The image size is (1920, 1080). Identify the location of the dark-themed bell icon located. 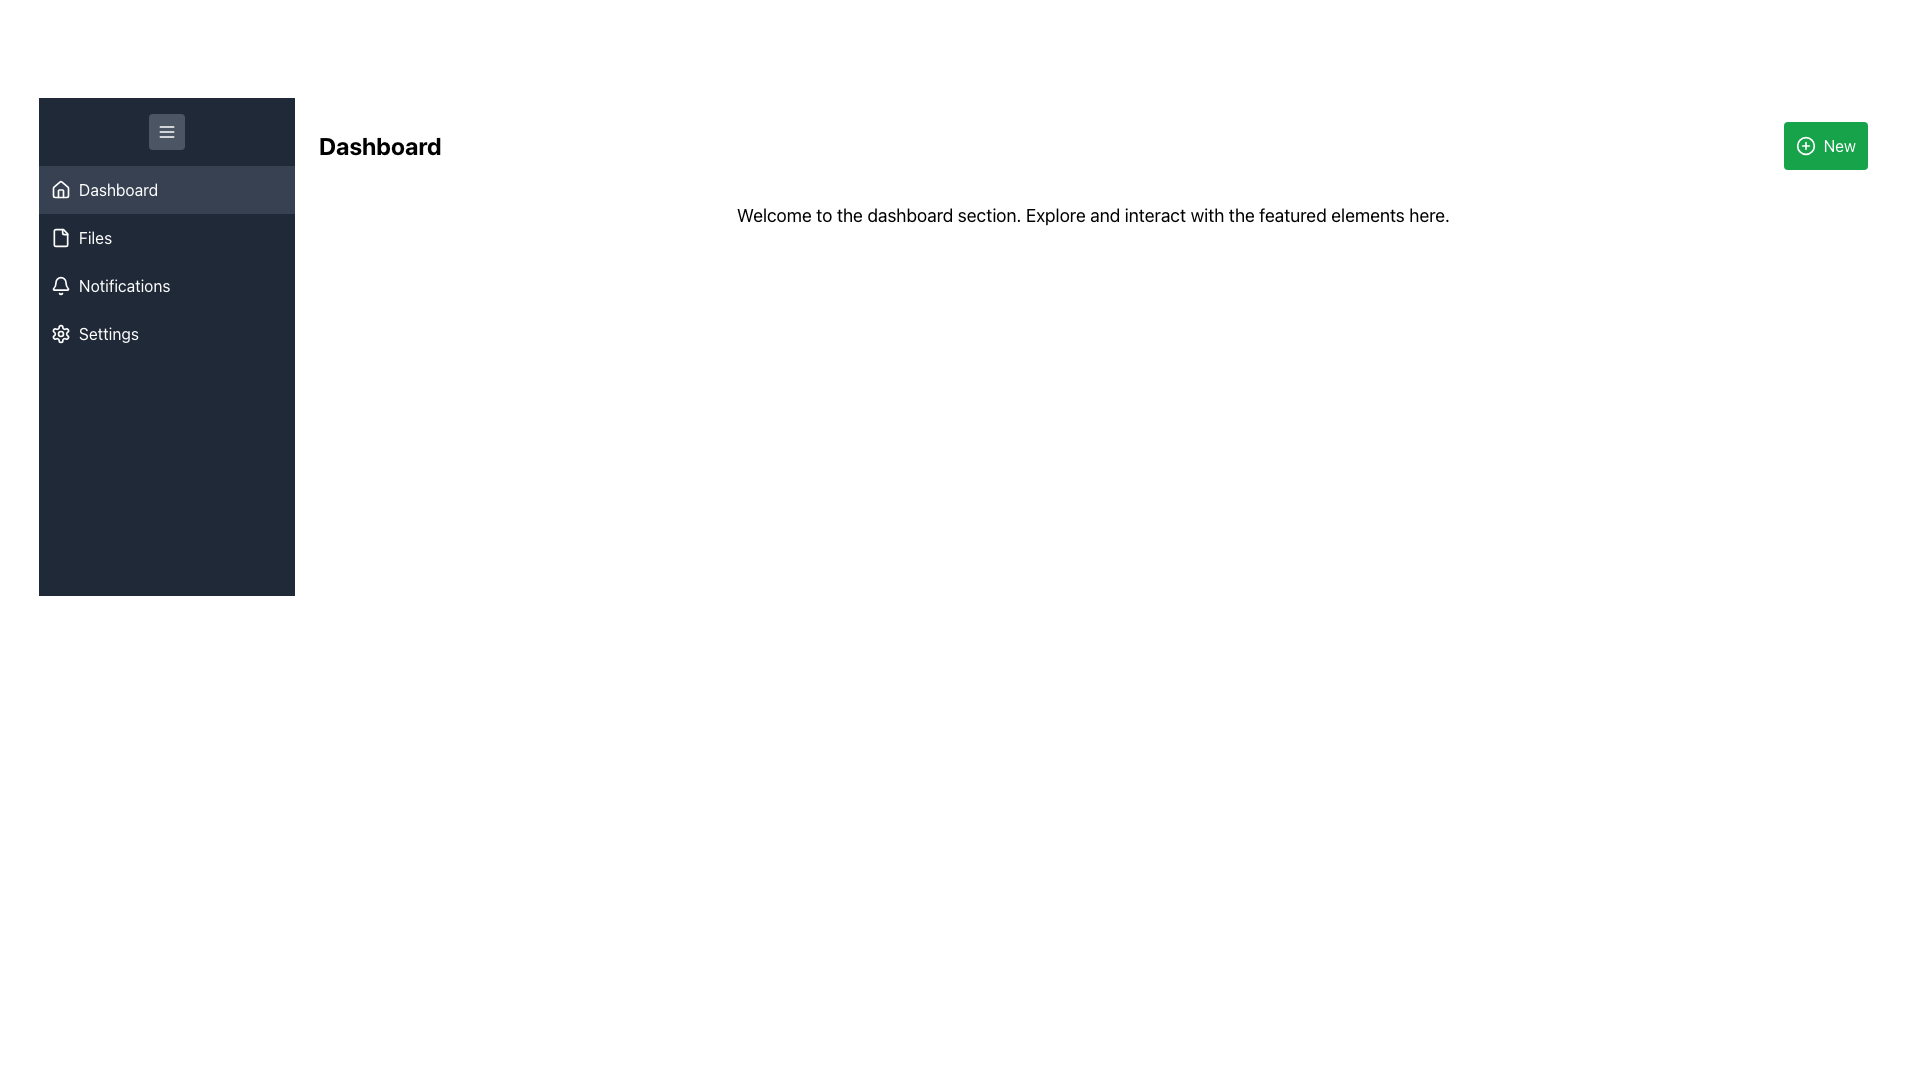
(61, 282).